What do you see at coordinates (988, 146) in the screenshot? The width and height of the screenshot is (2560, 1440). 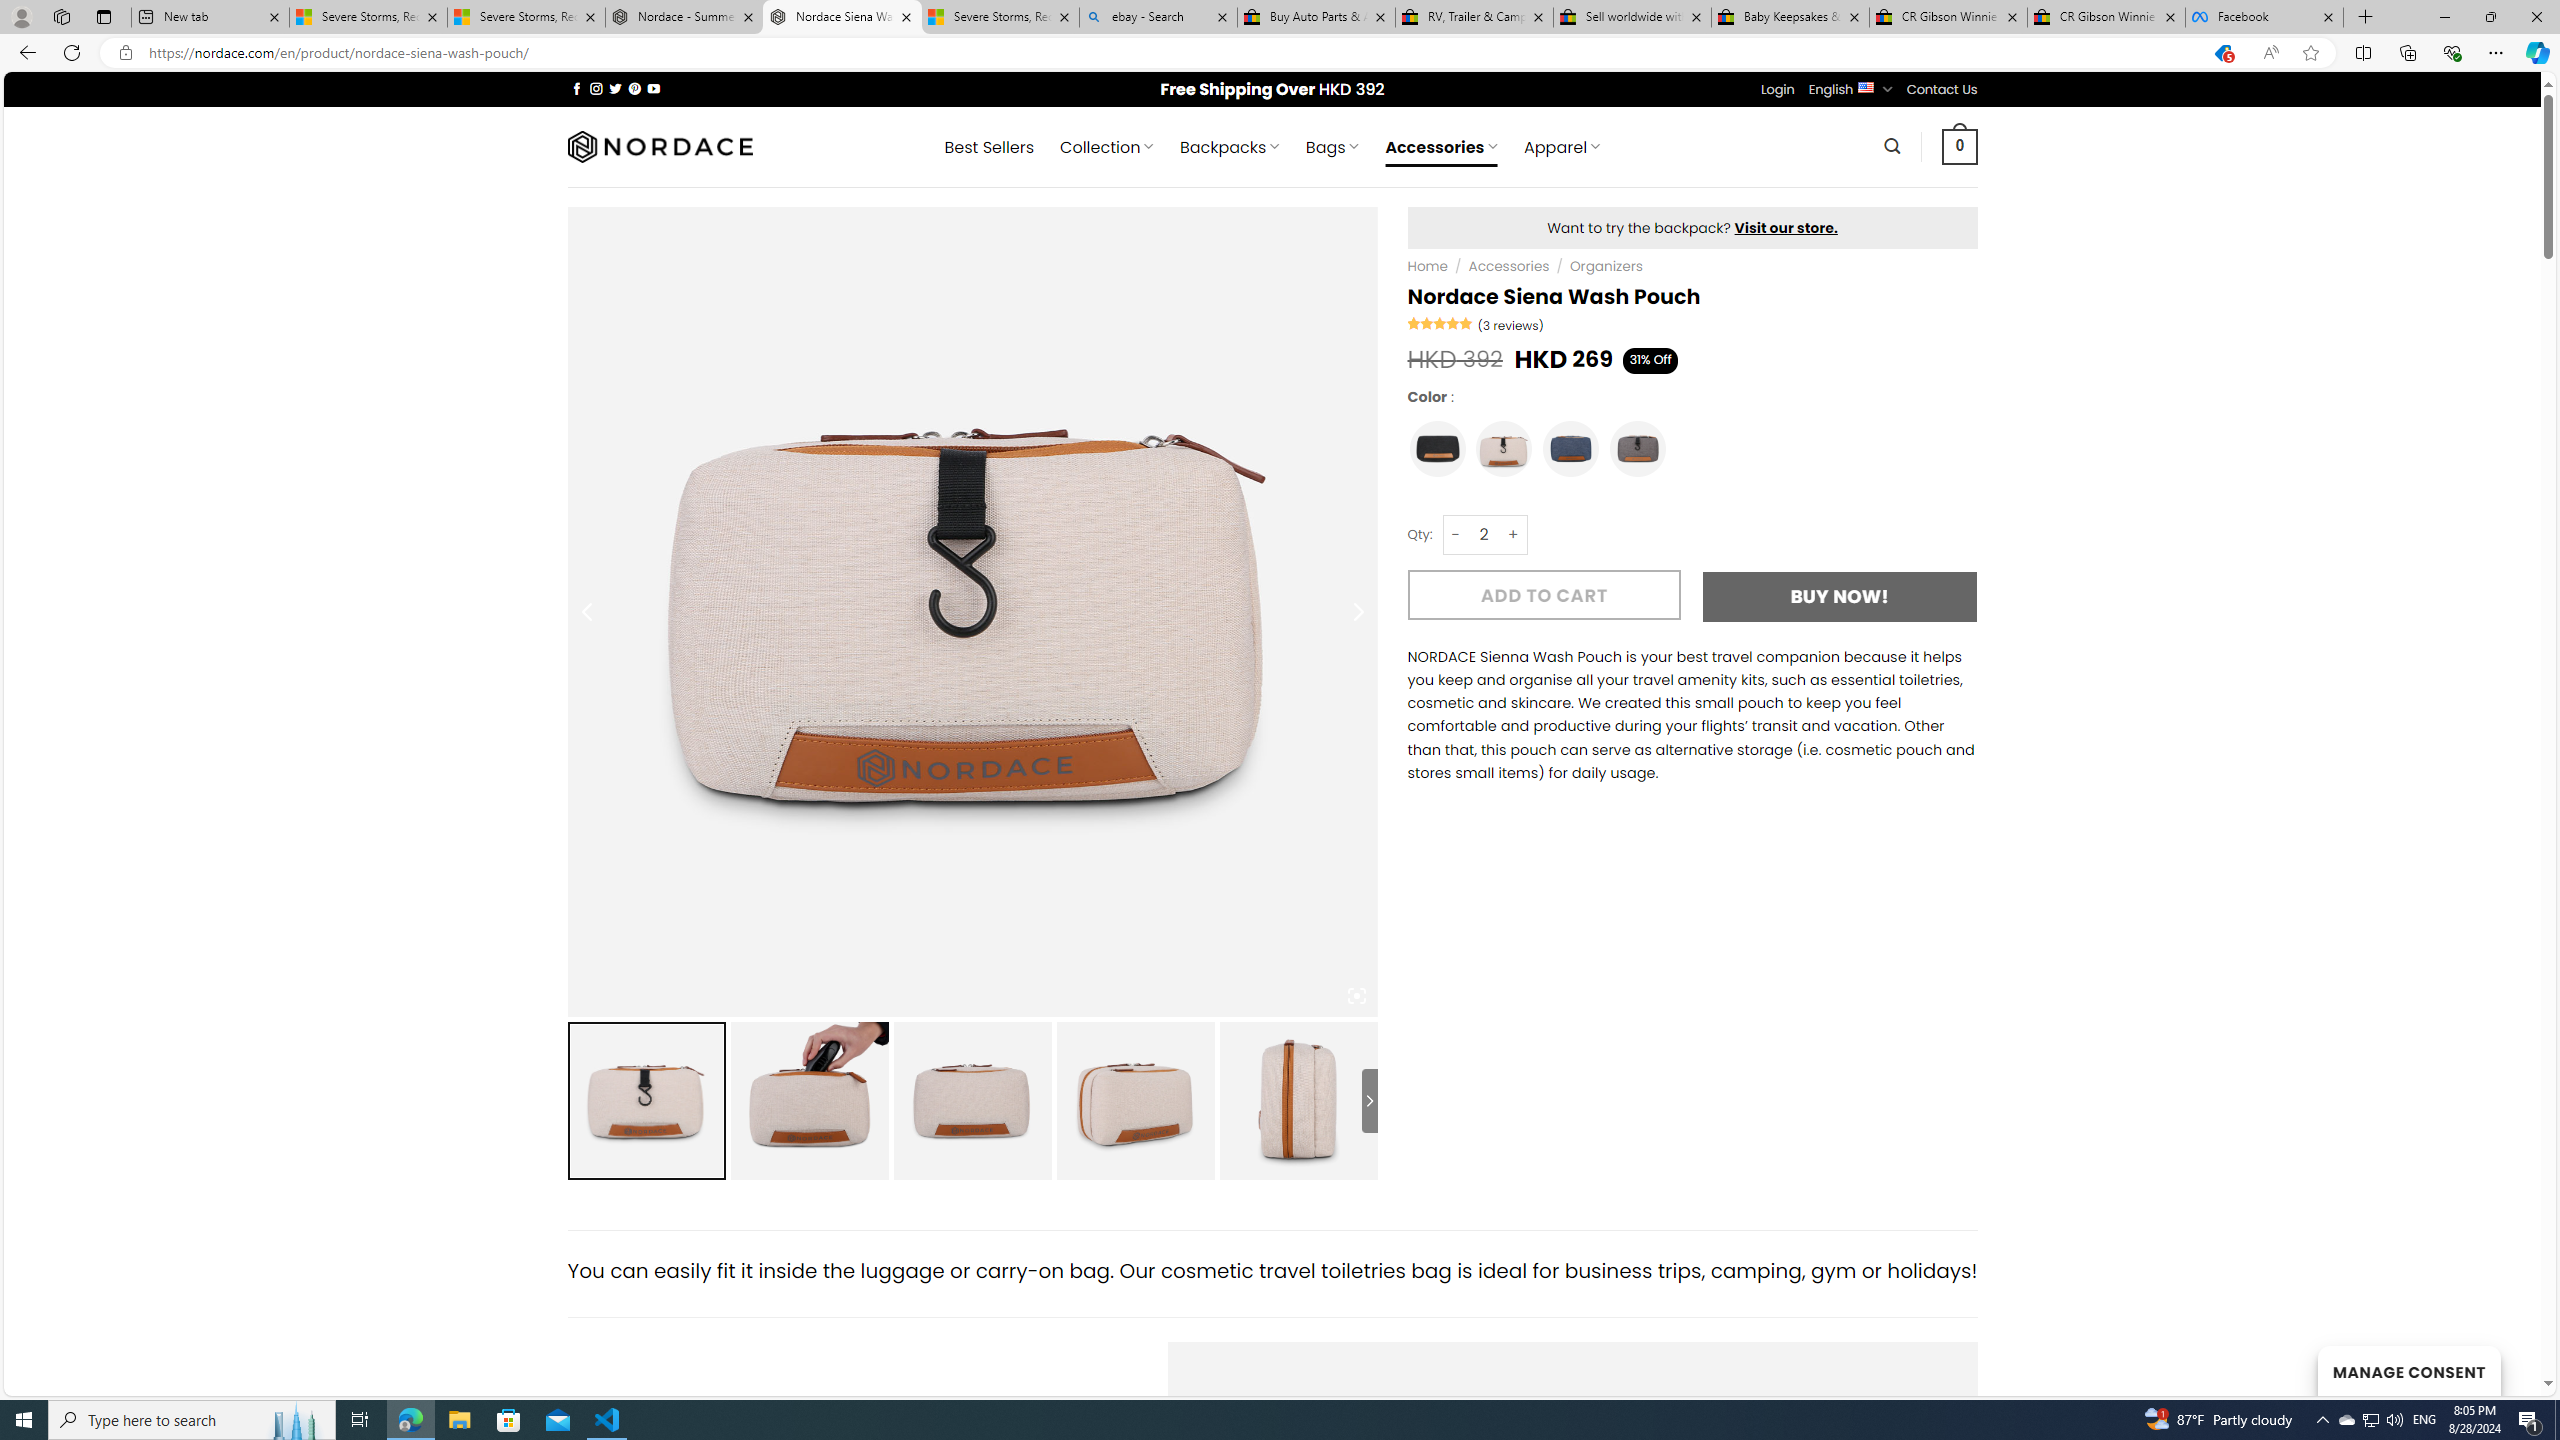 I see `' Best Sellers'` at bounding box center [988, 146].